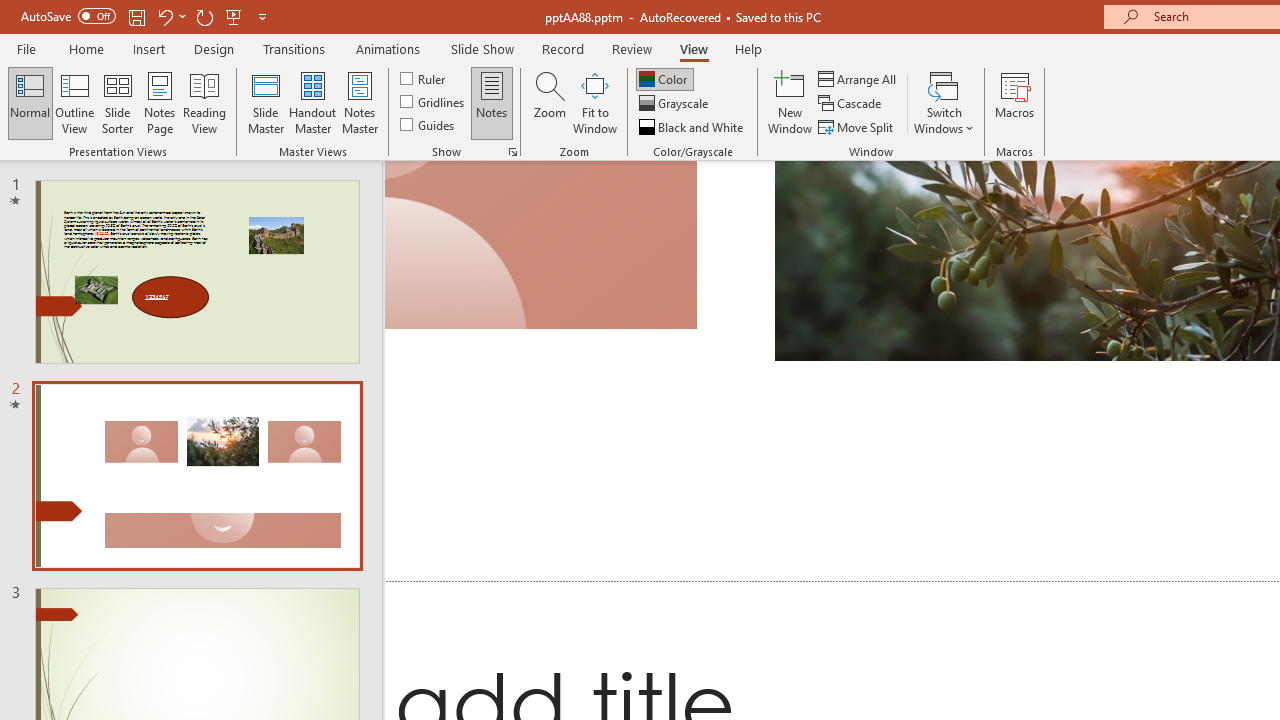  I want to click on 'Outline View', so click(74, 103).